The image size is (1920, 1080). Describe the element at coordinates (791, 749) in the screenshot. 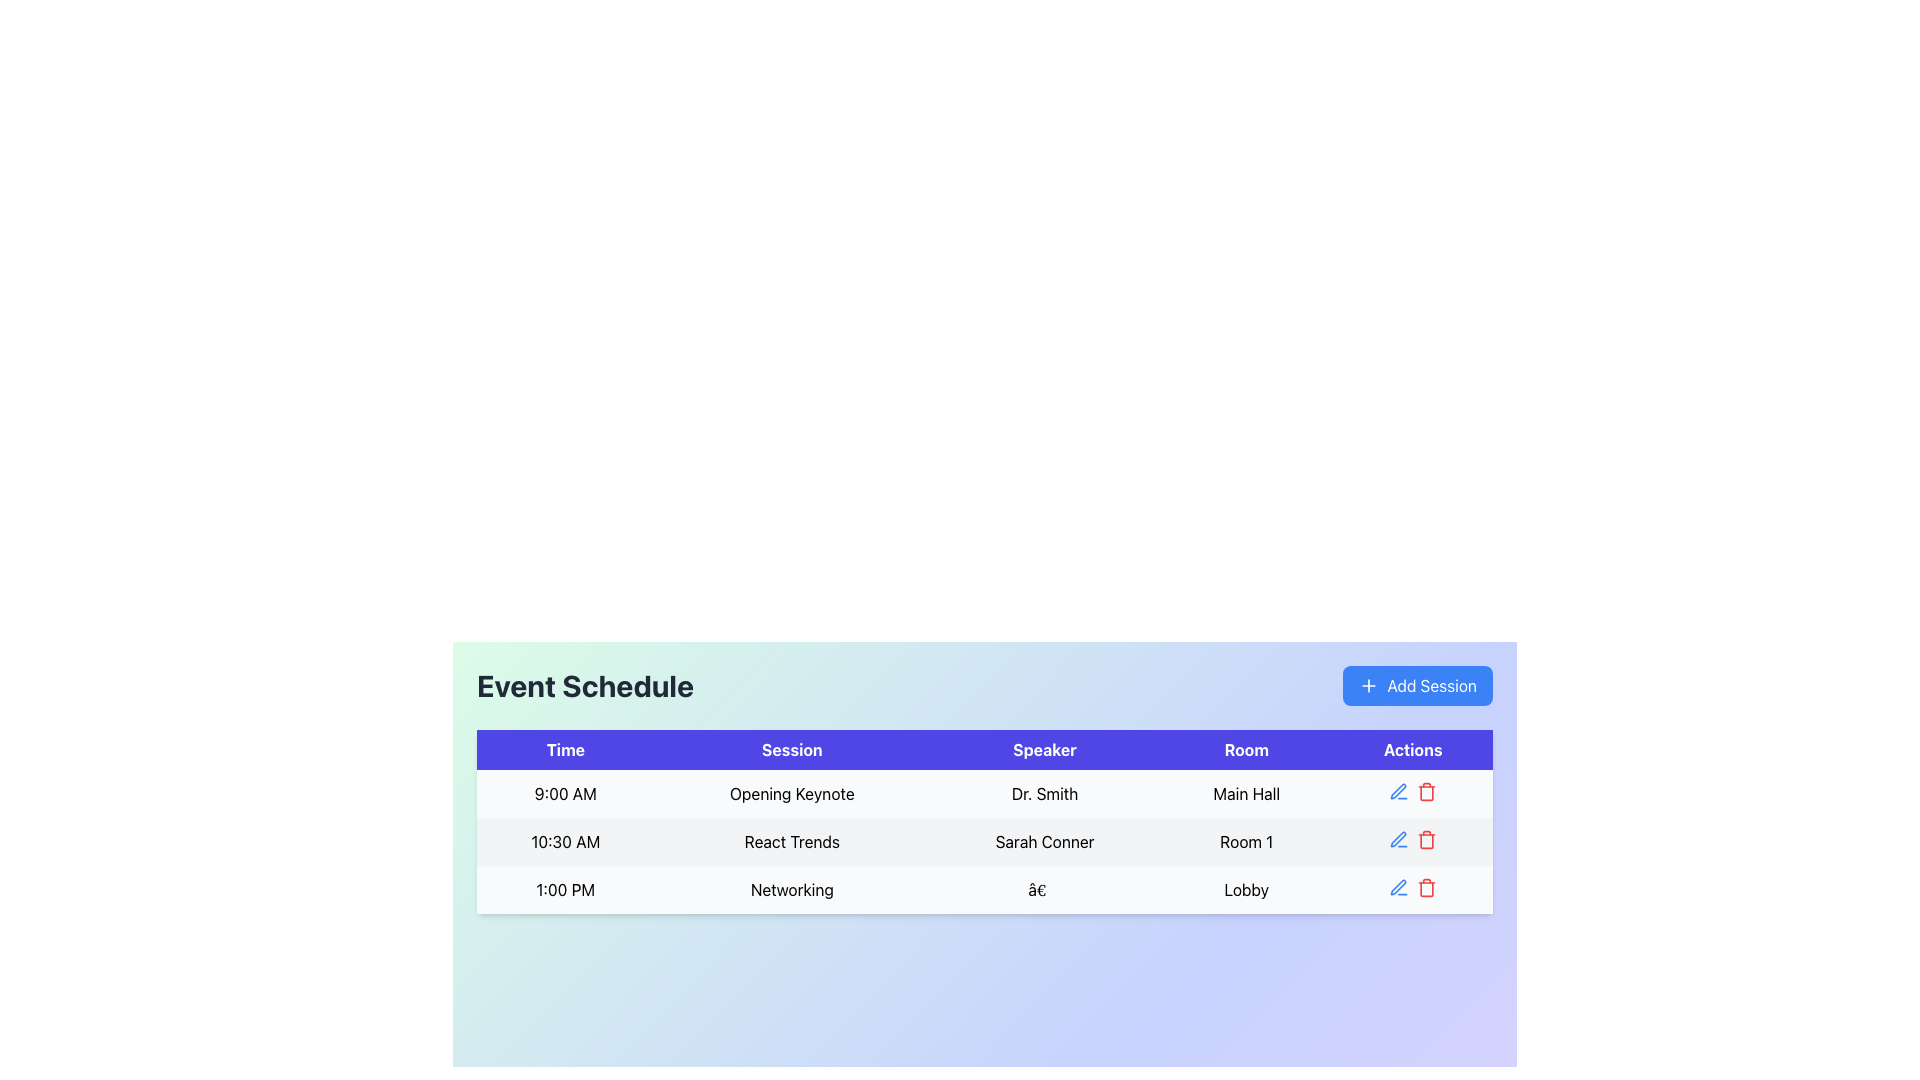

I see `the header cell for the 'Session' column in the table to sort the column data` at that location.